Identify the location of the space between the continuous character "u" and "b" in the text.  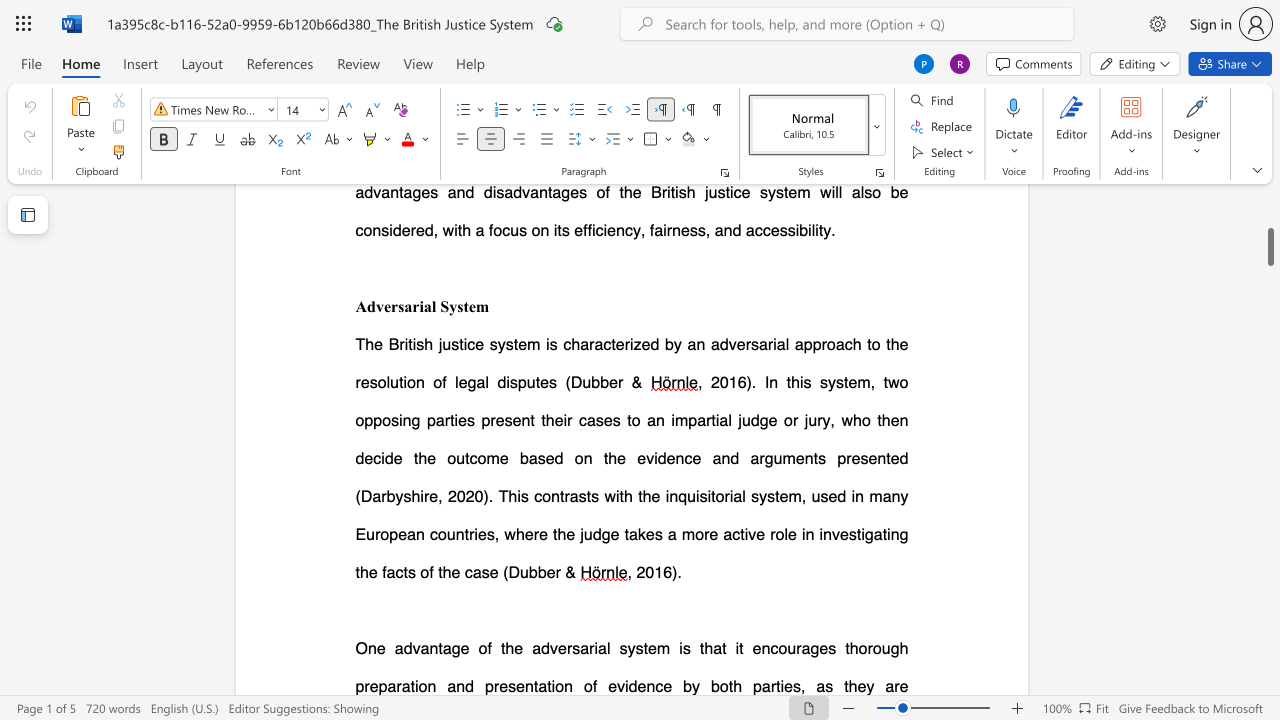
(528, 572).